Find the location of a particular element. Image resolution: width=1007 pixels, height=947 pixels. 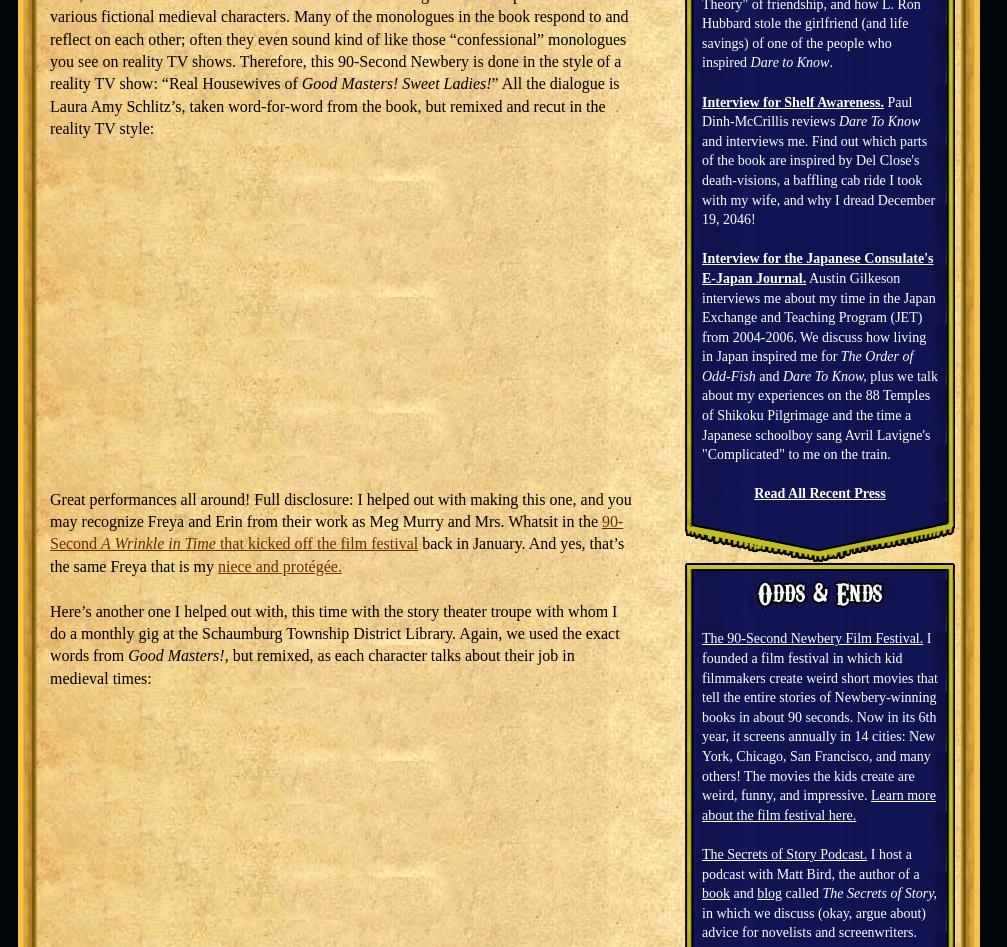

'.' is located at coordinates (827, 62).